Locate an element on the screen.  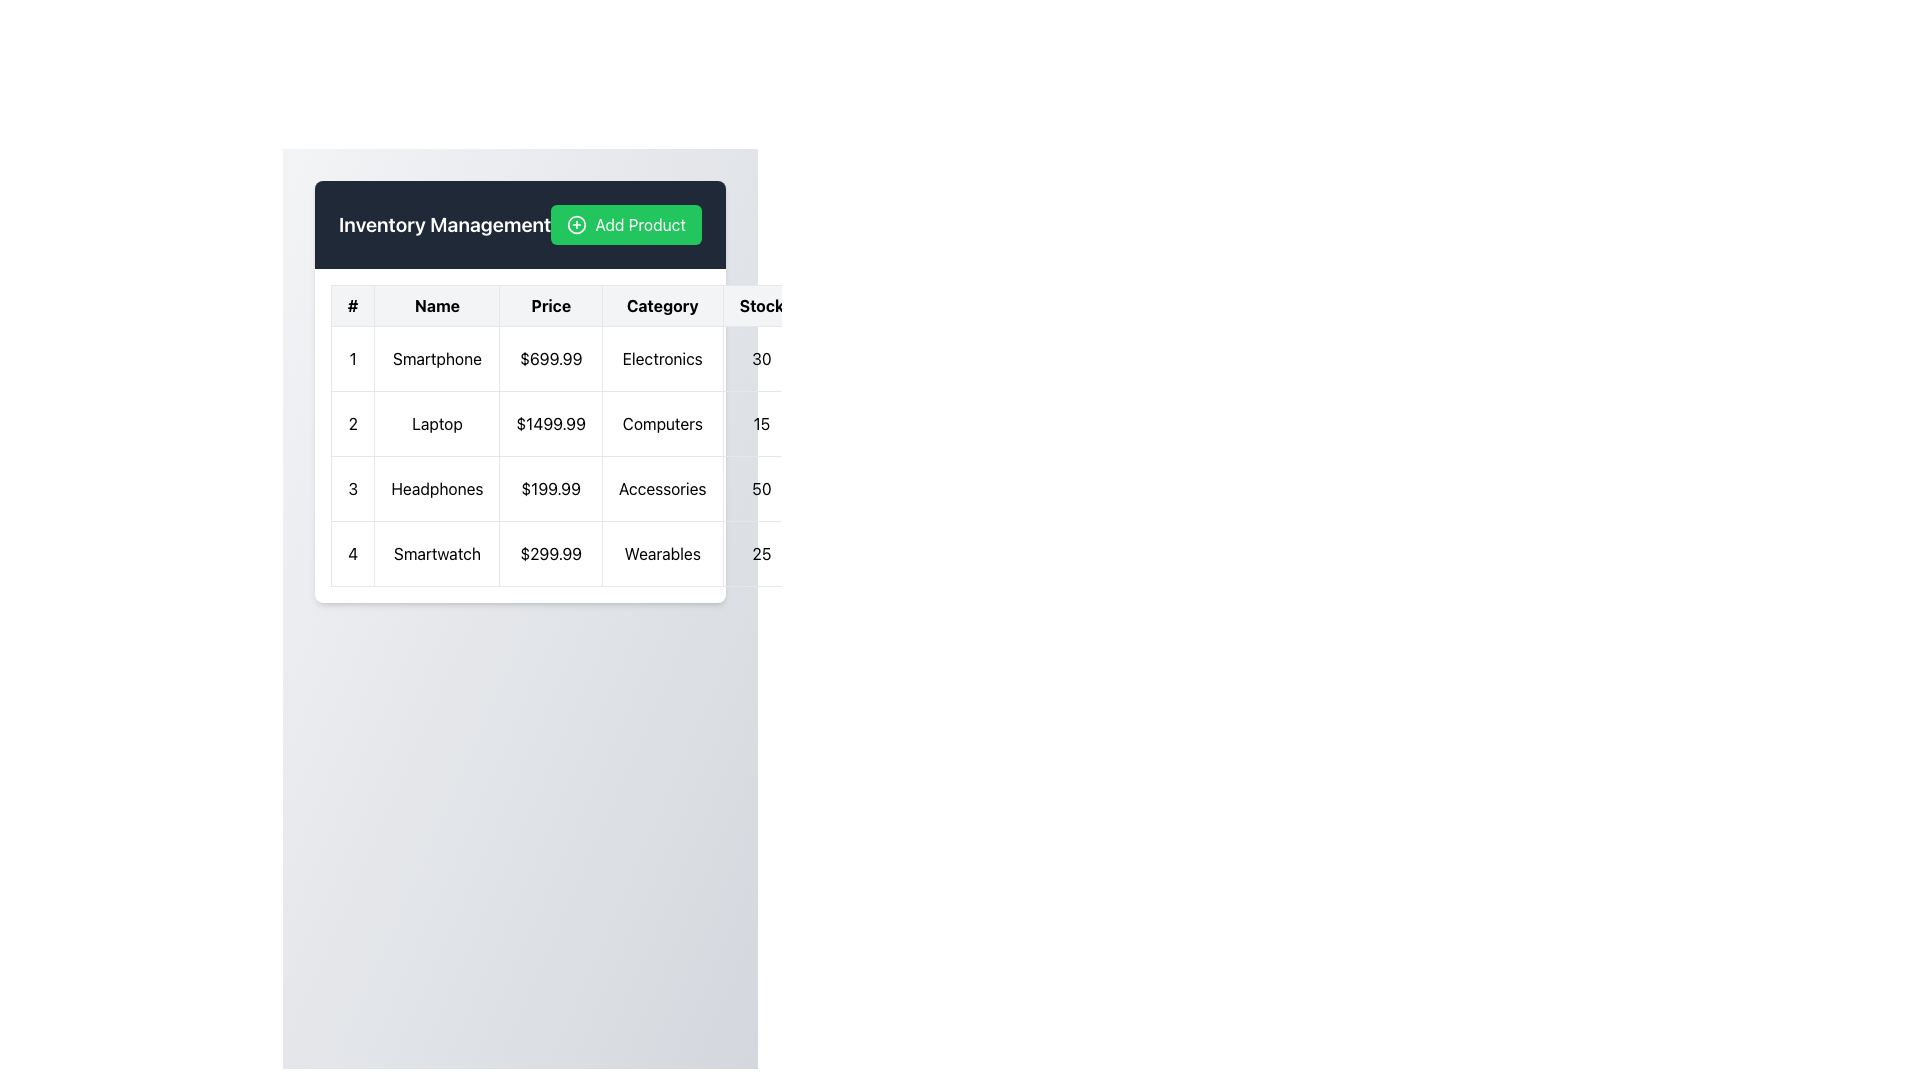
the Text label within the 'Category' column of the table that describes the item 'Smartphone' in the first row is located at coordinates (662, 357).